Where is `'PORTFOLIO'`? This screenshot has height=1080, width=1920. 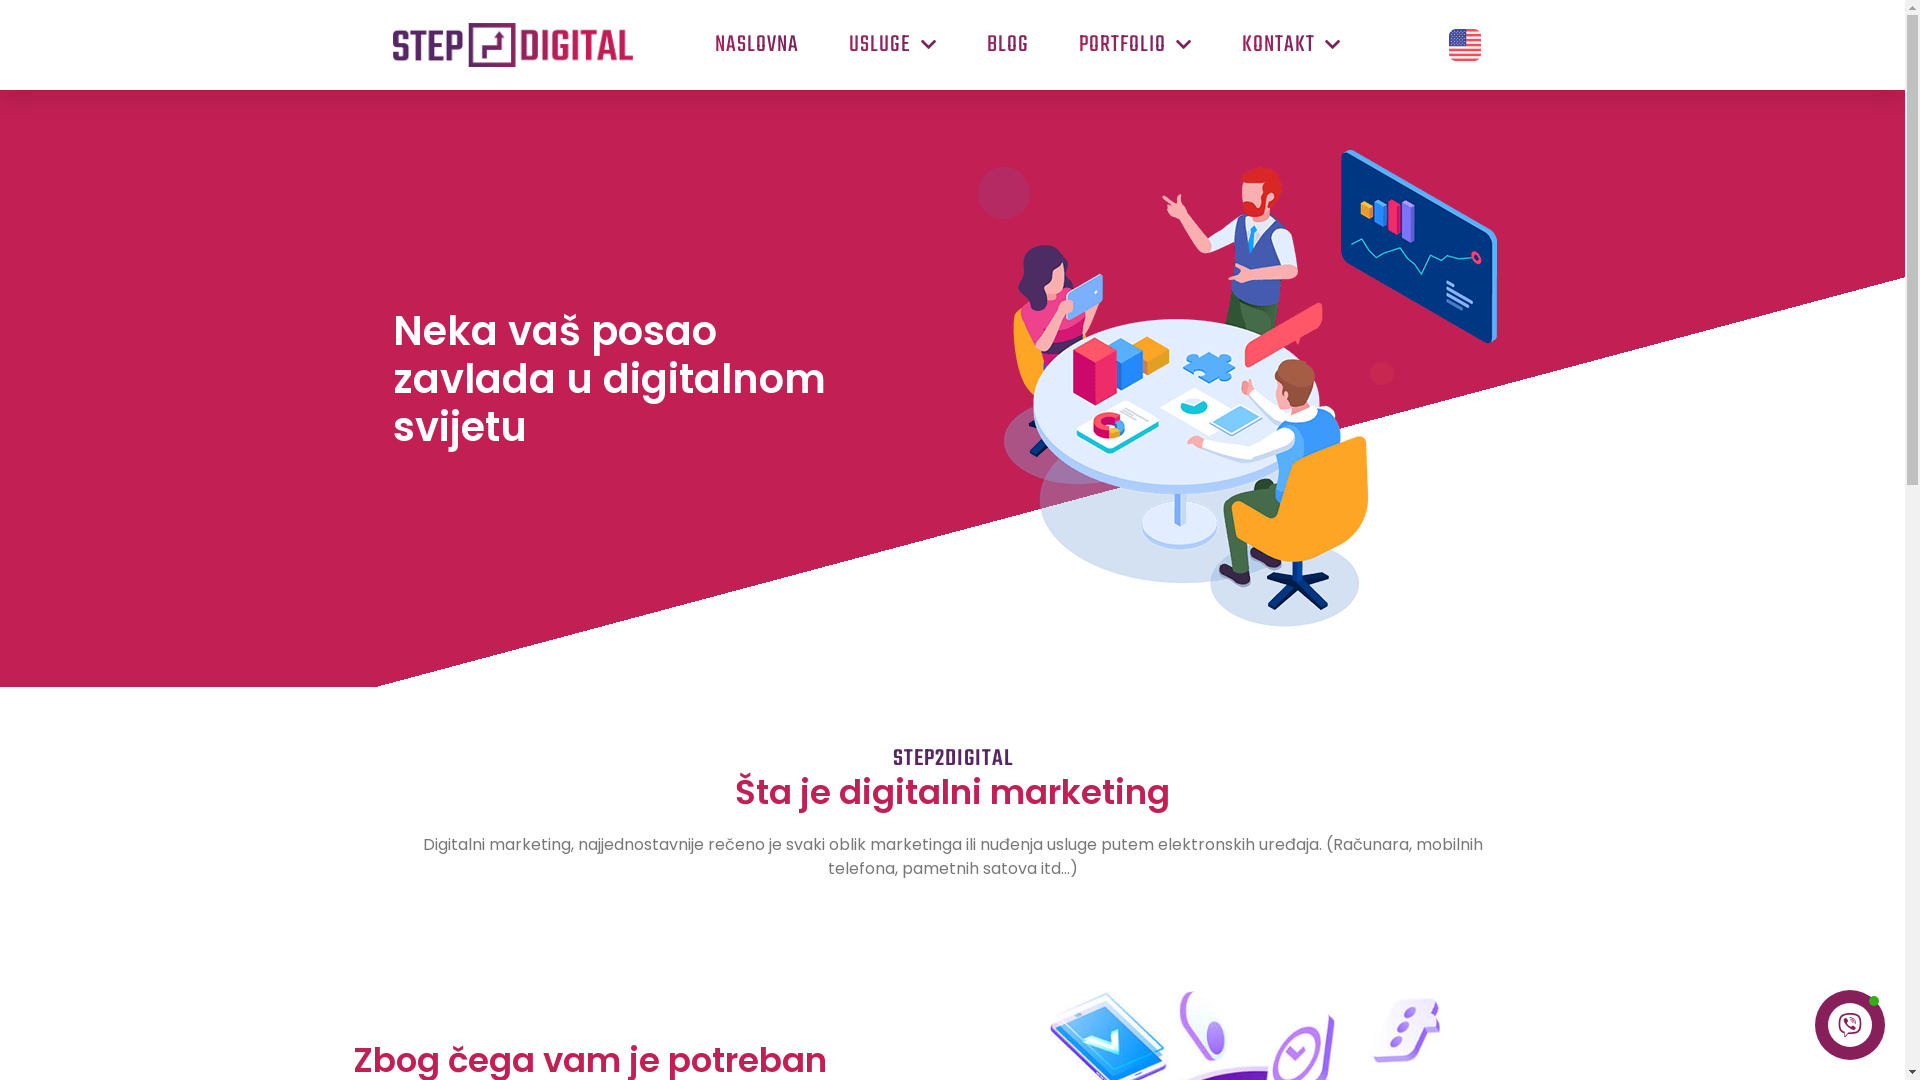
'PORTFOLIO' is located at coordinates (1135, 45).